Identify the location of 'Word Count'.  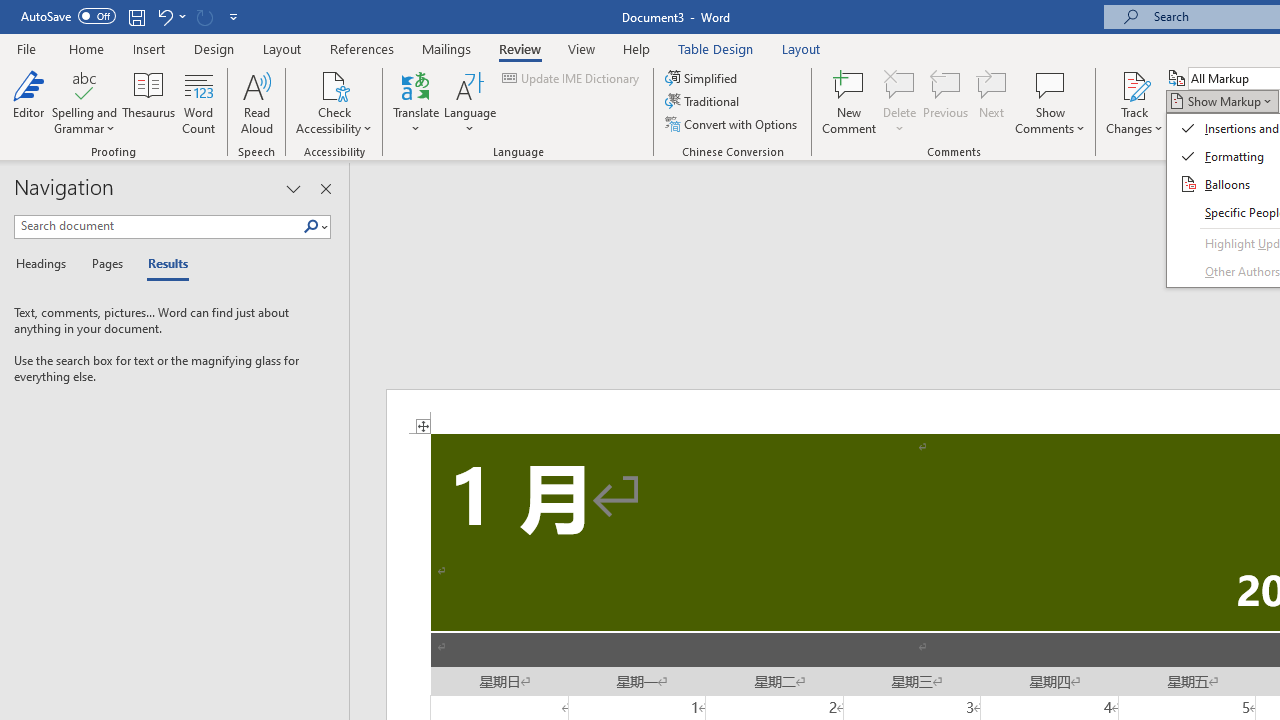
(199, 103).